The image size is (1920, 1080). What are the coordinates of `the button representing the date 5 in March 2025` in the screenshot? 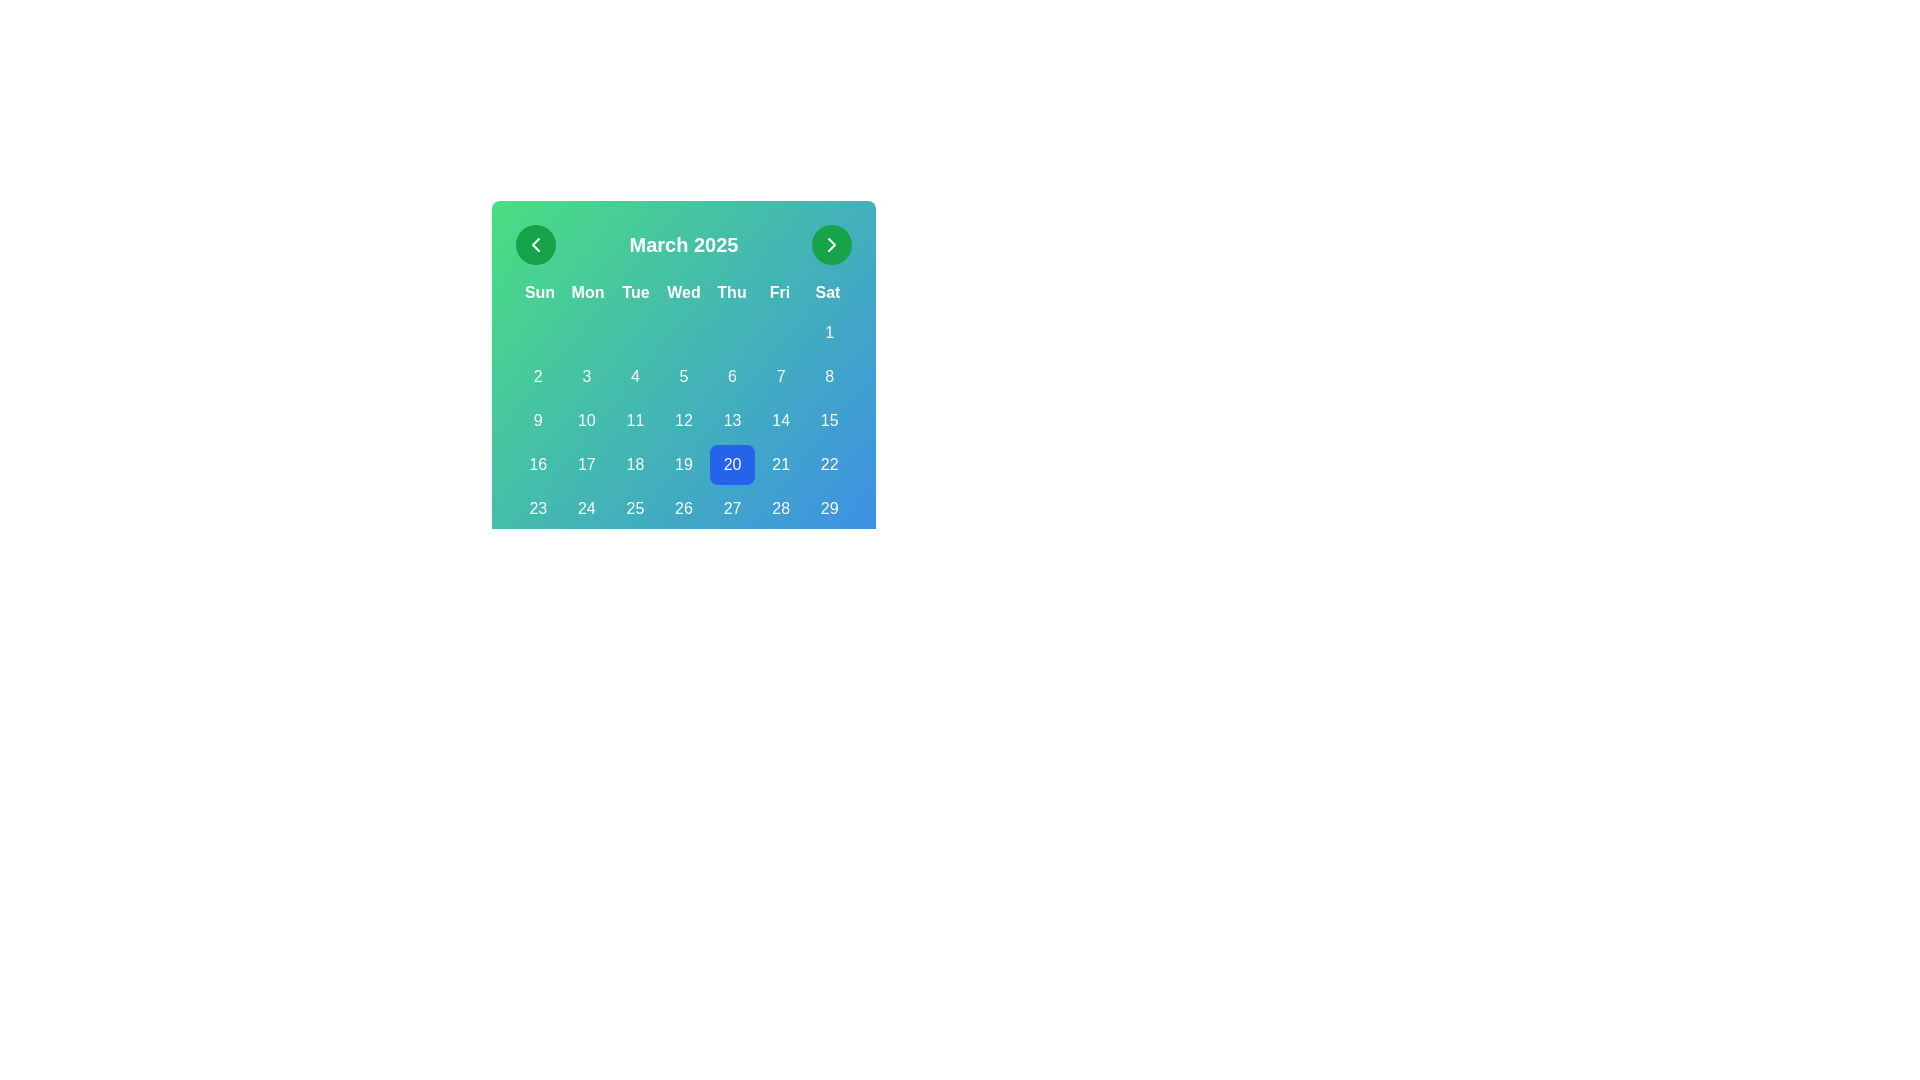 It's located at (683, 377).